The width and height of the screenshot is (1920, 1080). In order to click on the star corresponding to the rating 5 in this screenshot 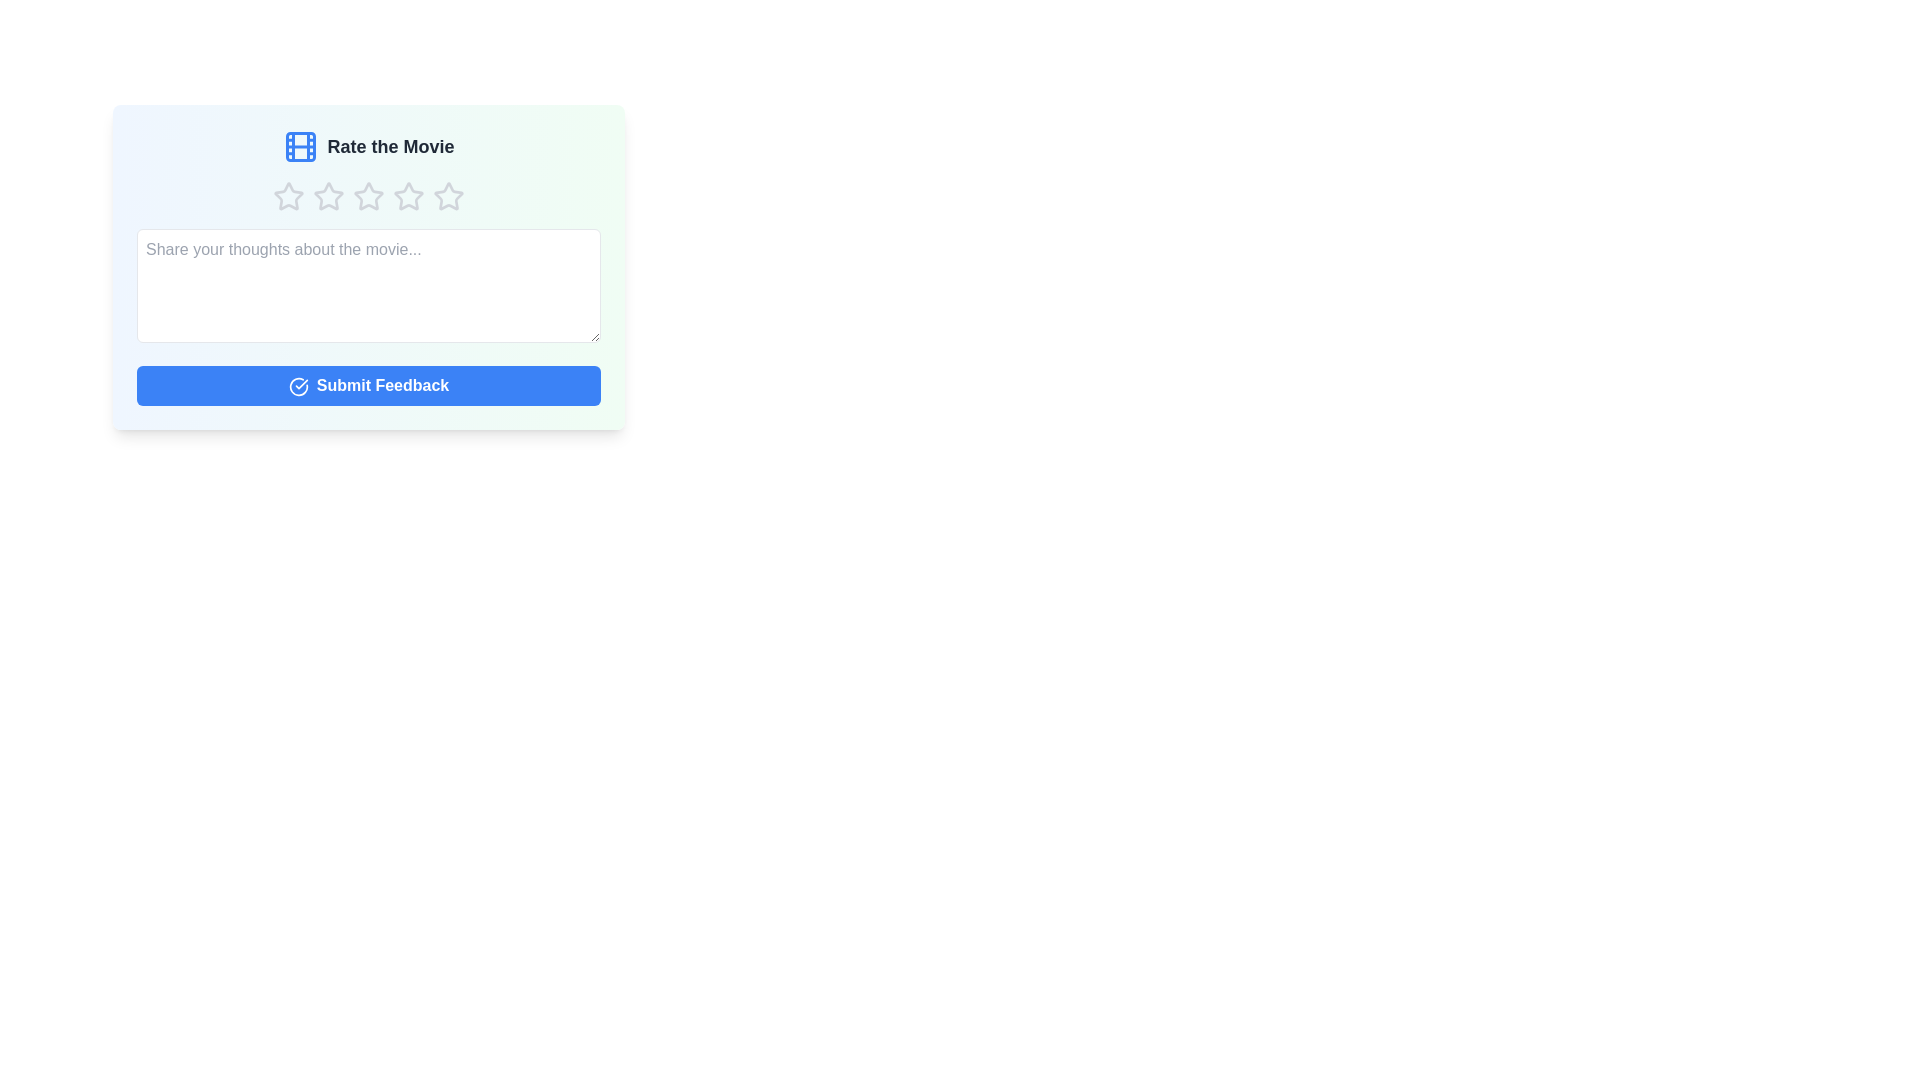, I will do `click(448, 196)`.